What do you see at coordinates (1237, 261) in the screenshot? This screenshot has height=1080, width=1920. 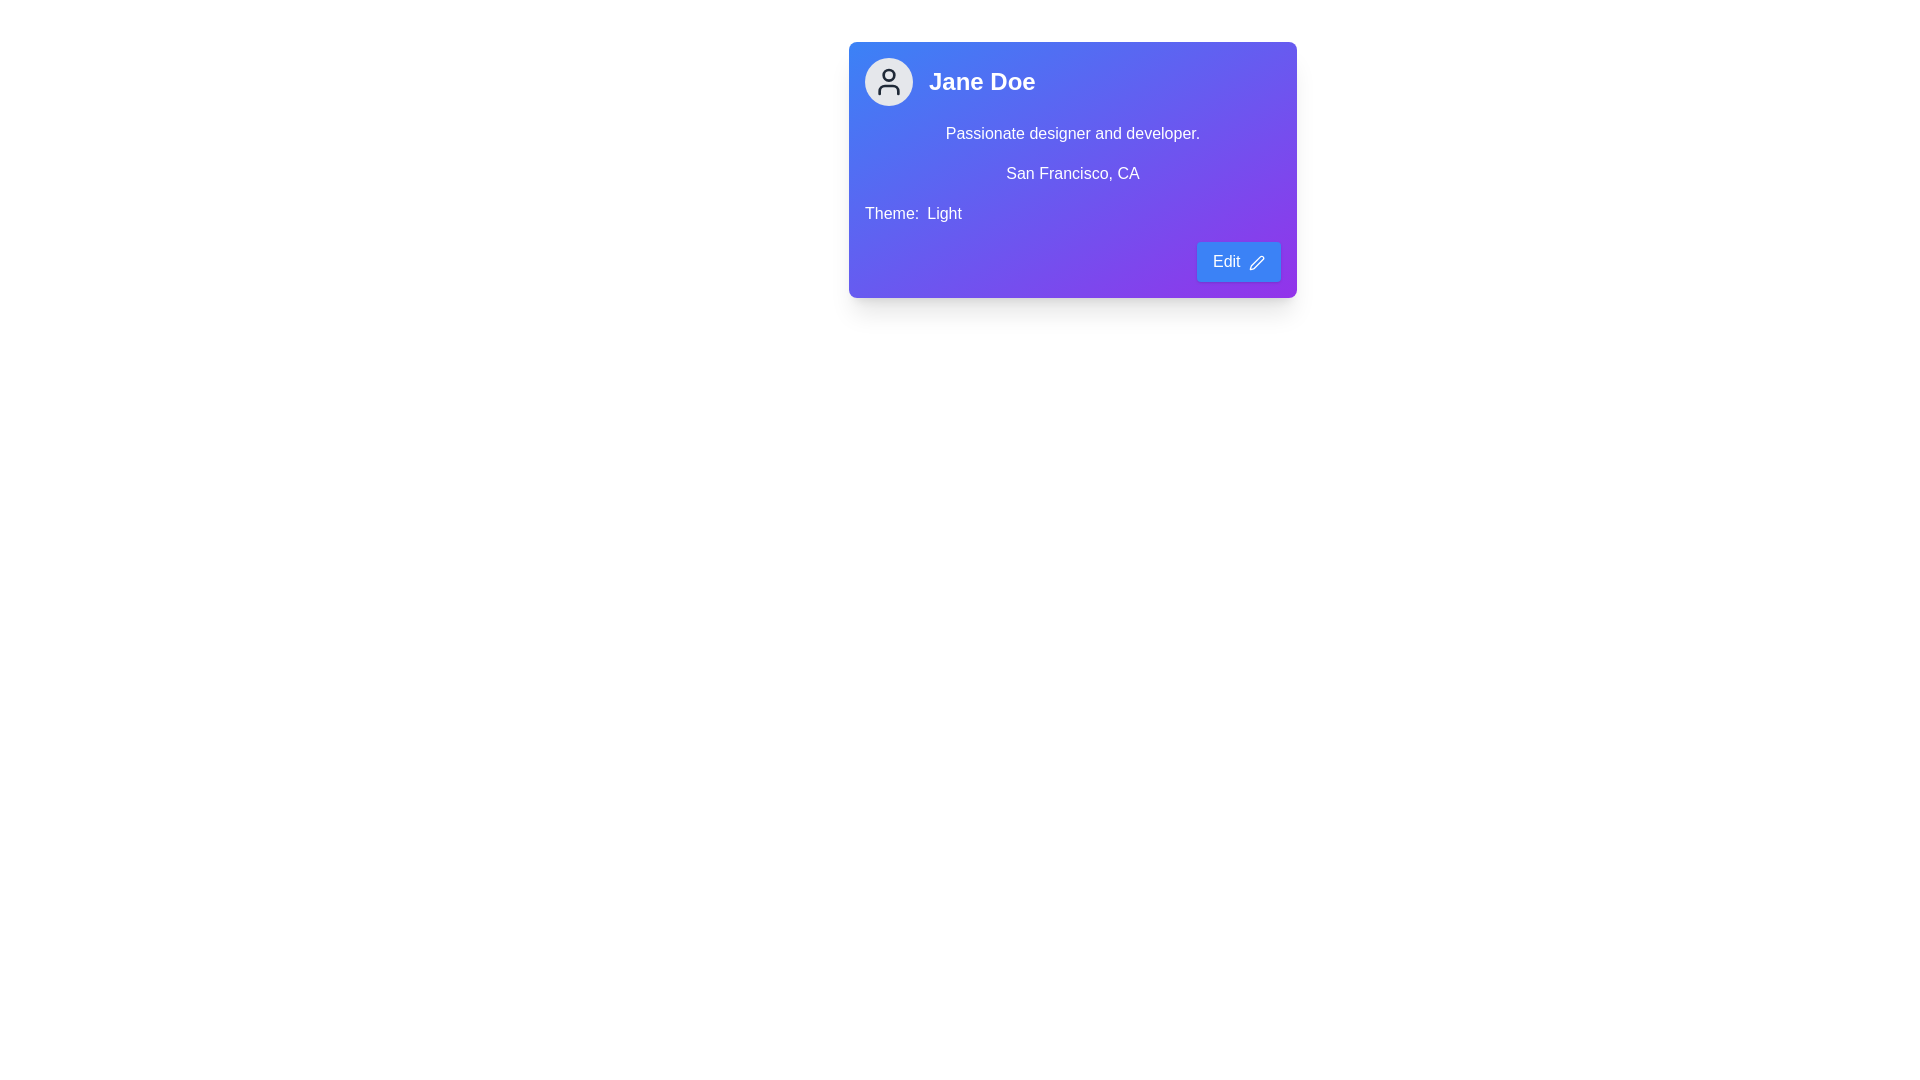 I see `the blue button labeled 'Edit' with a pen icon on the right` at bounding box center [1237, 261].